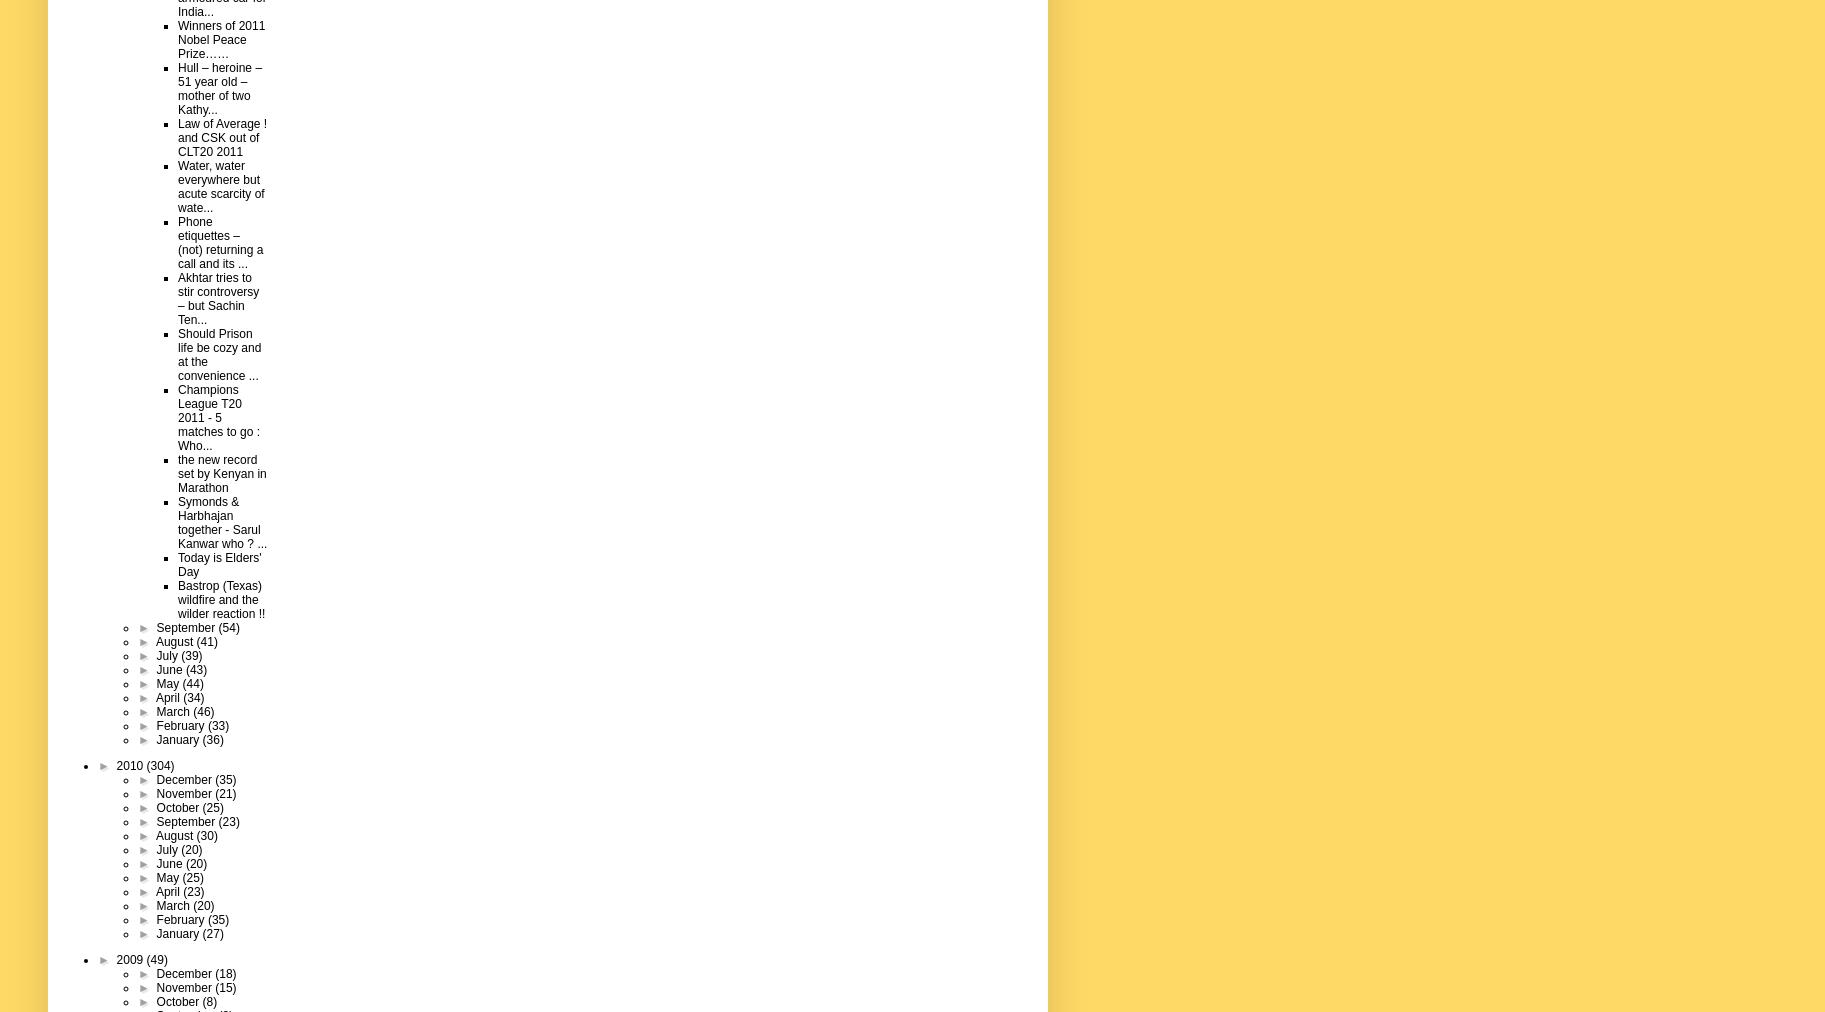 This screenshot has height=1012, width=1825. I want to click on 'Today is Elders' Day', so click(219, 562).